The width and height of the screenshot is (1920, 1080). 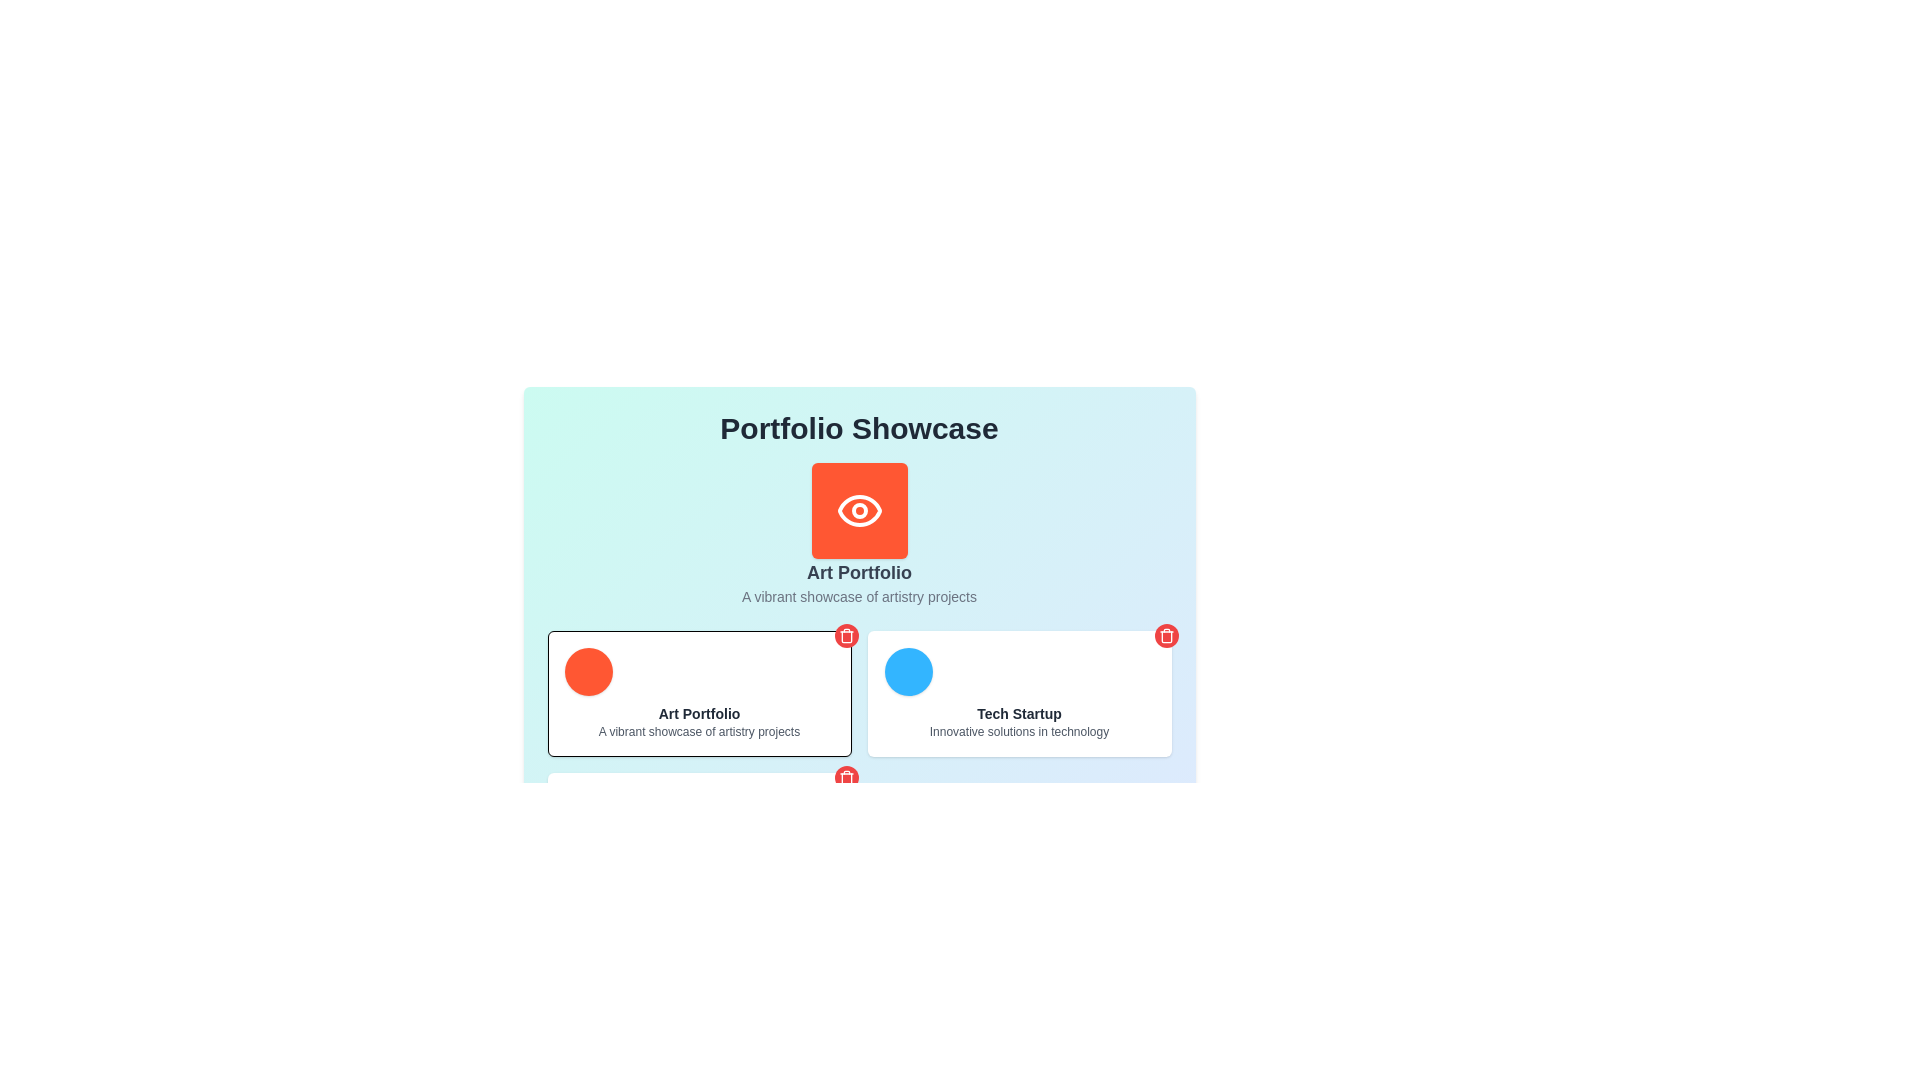 I want to click on the static text displaying 'A vibrant showcase of artistry projects.' which is centrally aligned beneath the title 'Art Portfolio.', so click(x=859, y=596).